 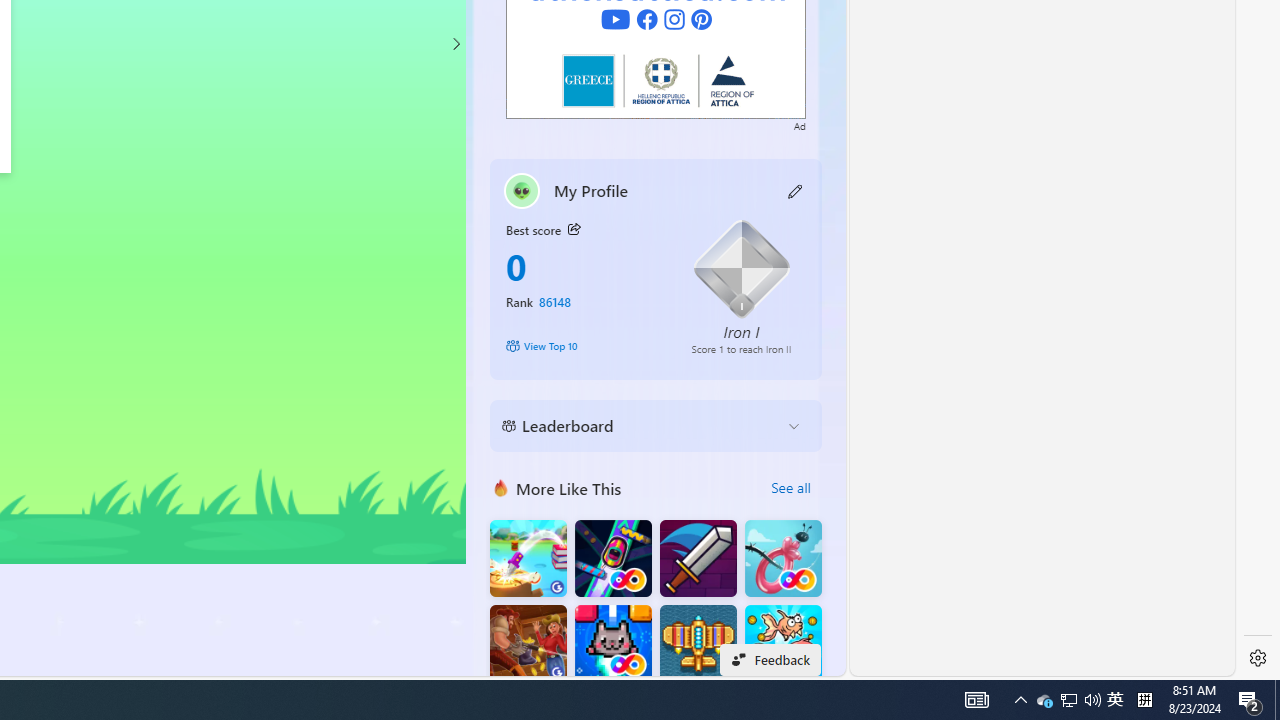 What do you see at coordinates (583, 344) in the screenshot?
I see `'View Top 10'` at bounding box center [583, 344].